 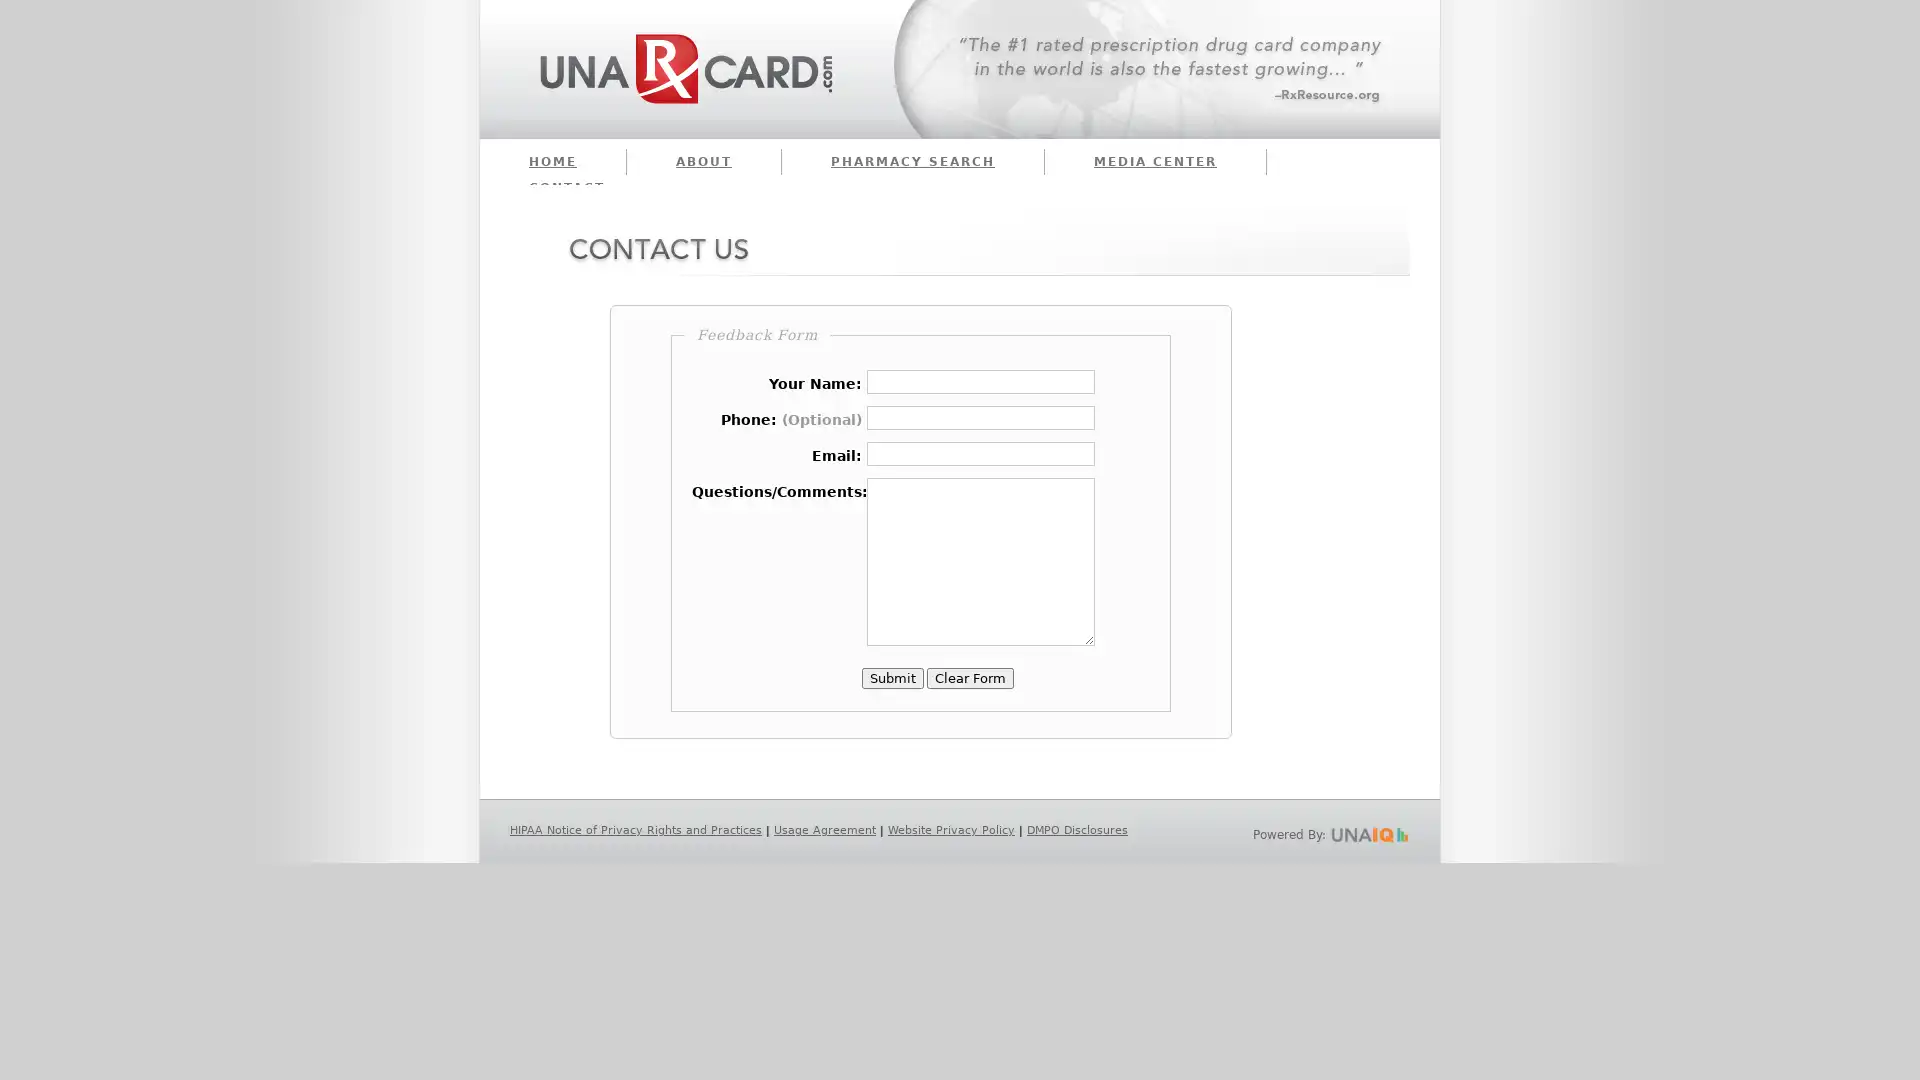 I want to click on Clear Form, so click(x=970, y=677).